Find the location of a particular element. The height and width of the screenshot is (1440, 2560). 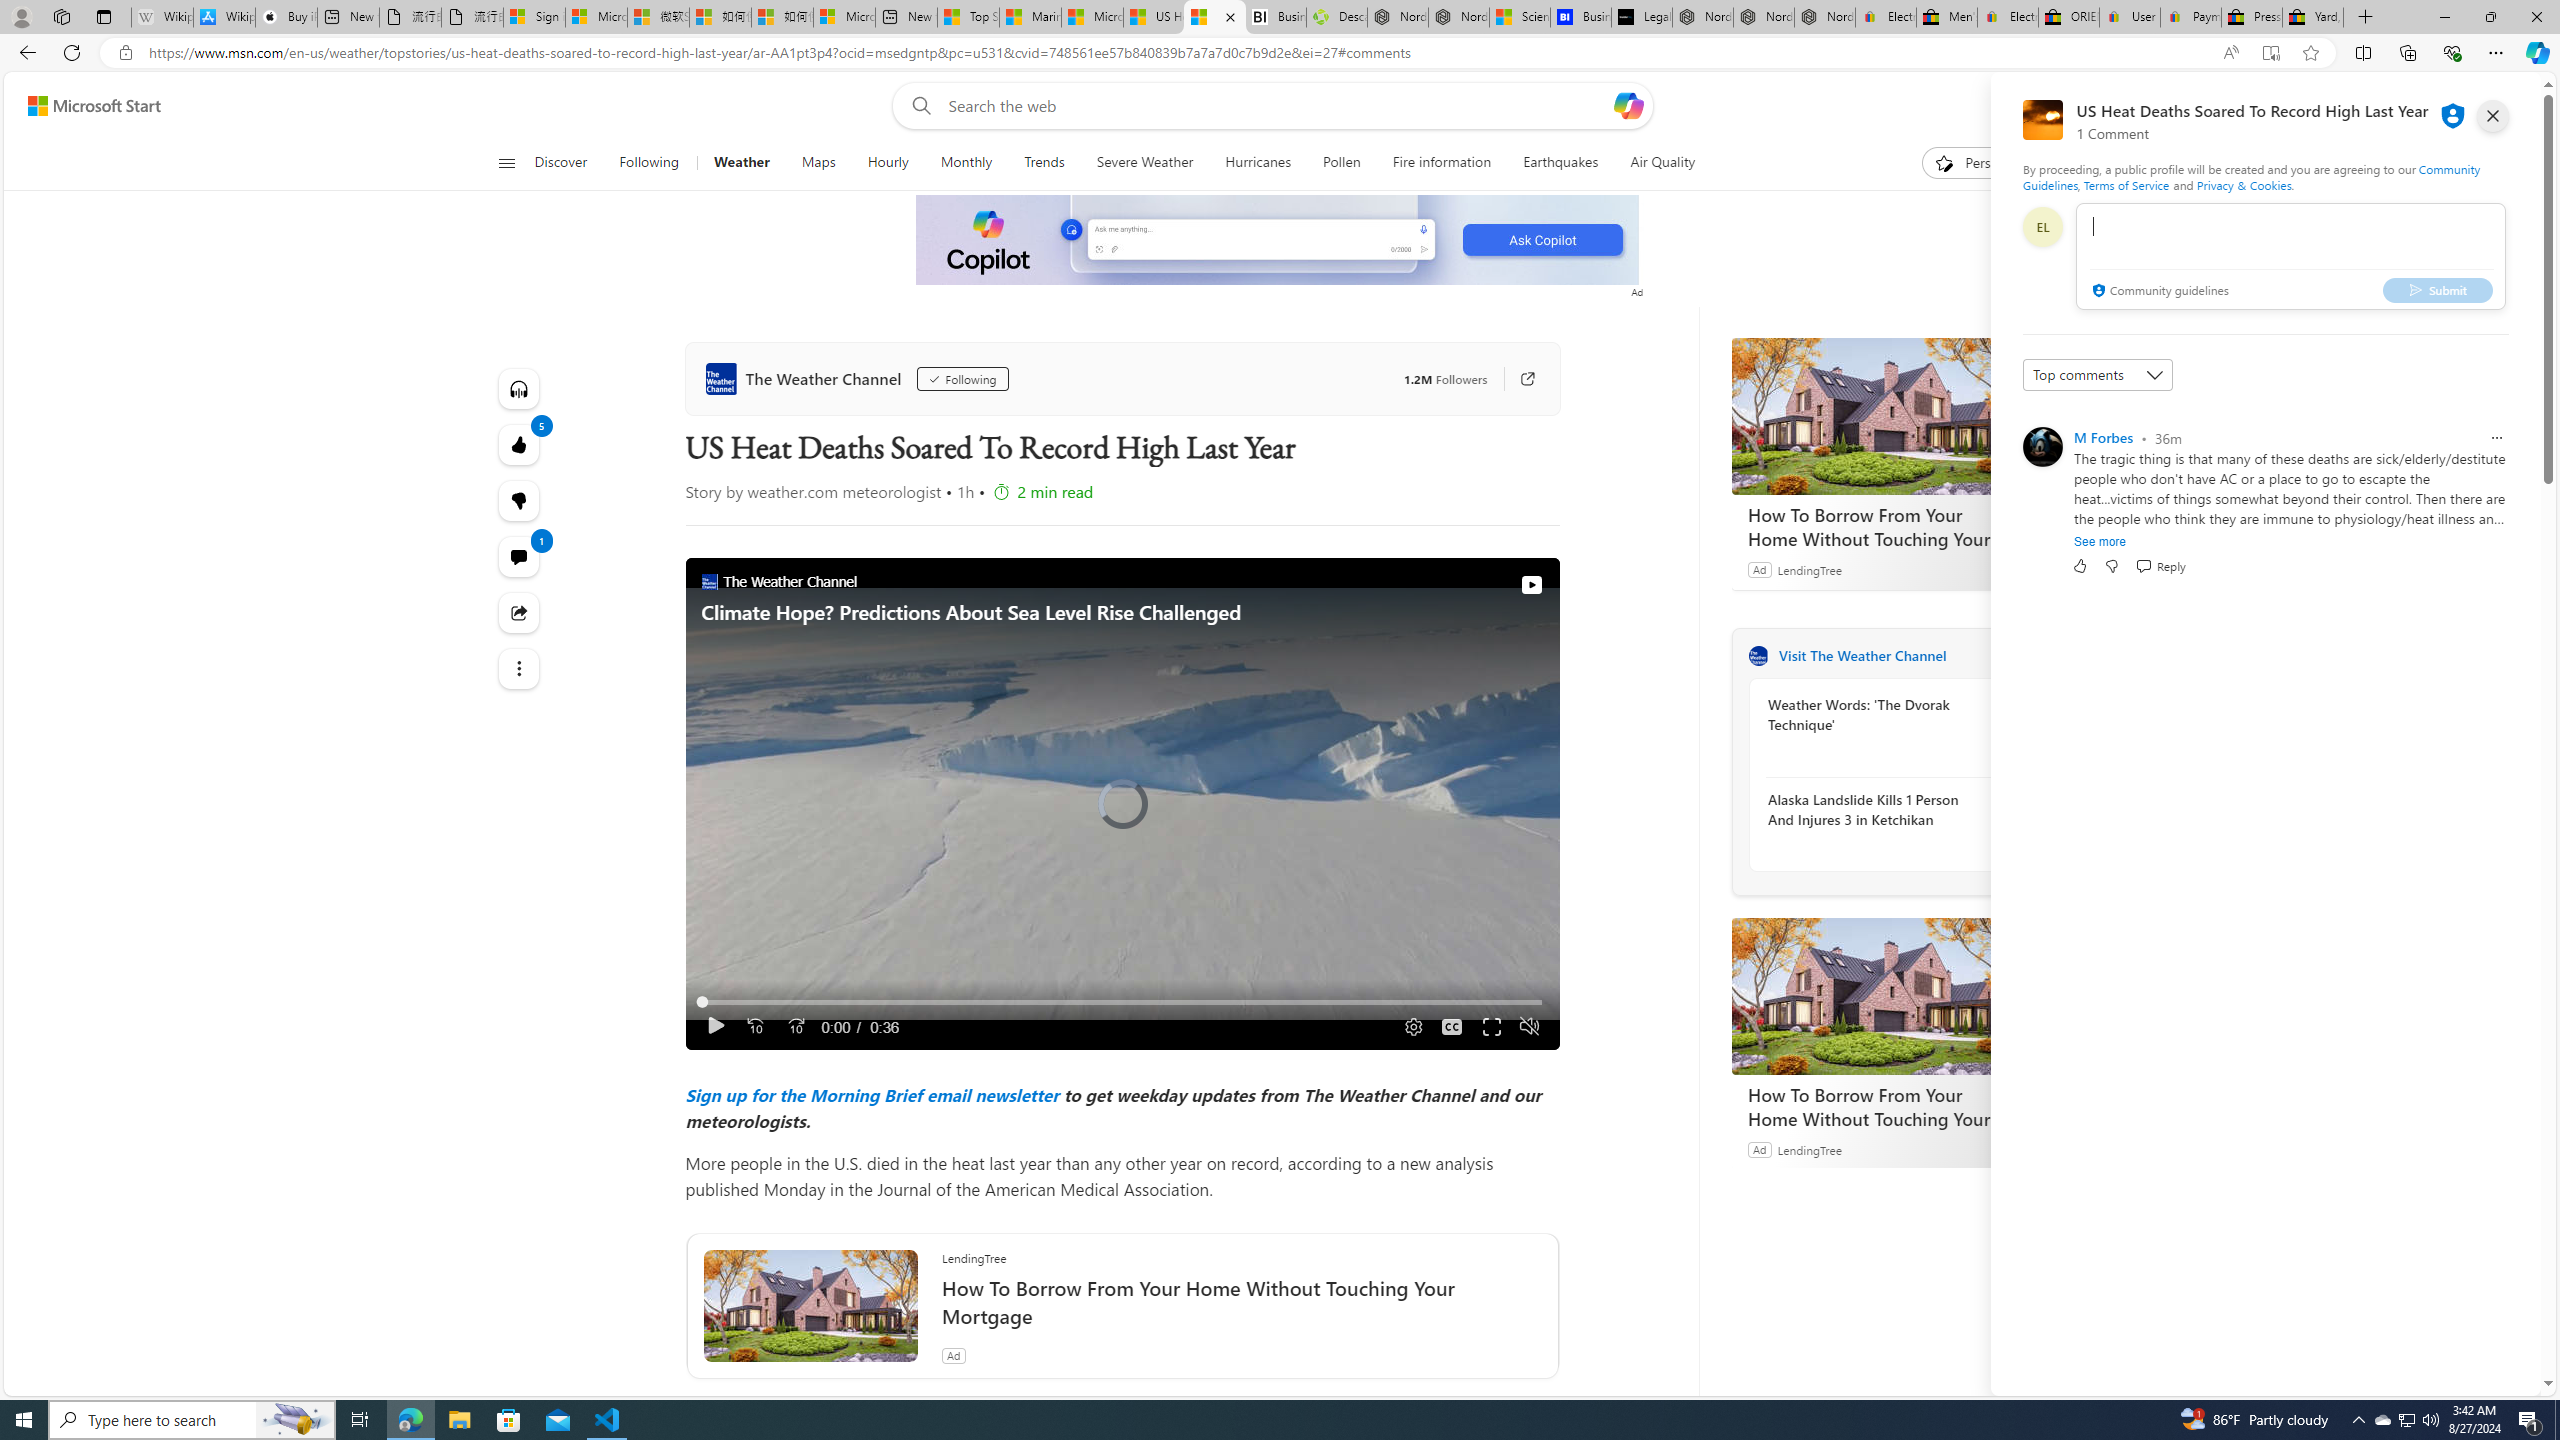

'Severe Weather' is located at coordinates (1144, 162).